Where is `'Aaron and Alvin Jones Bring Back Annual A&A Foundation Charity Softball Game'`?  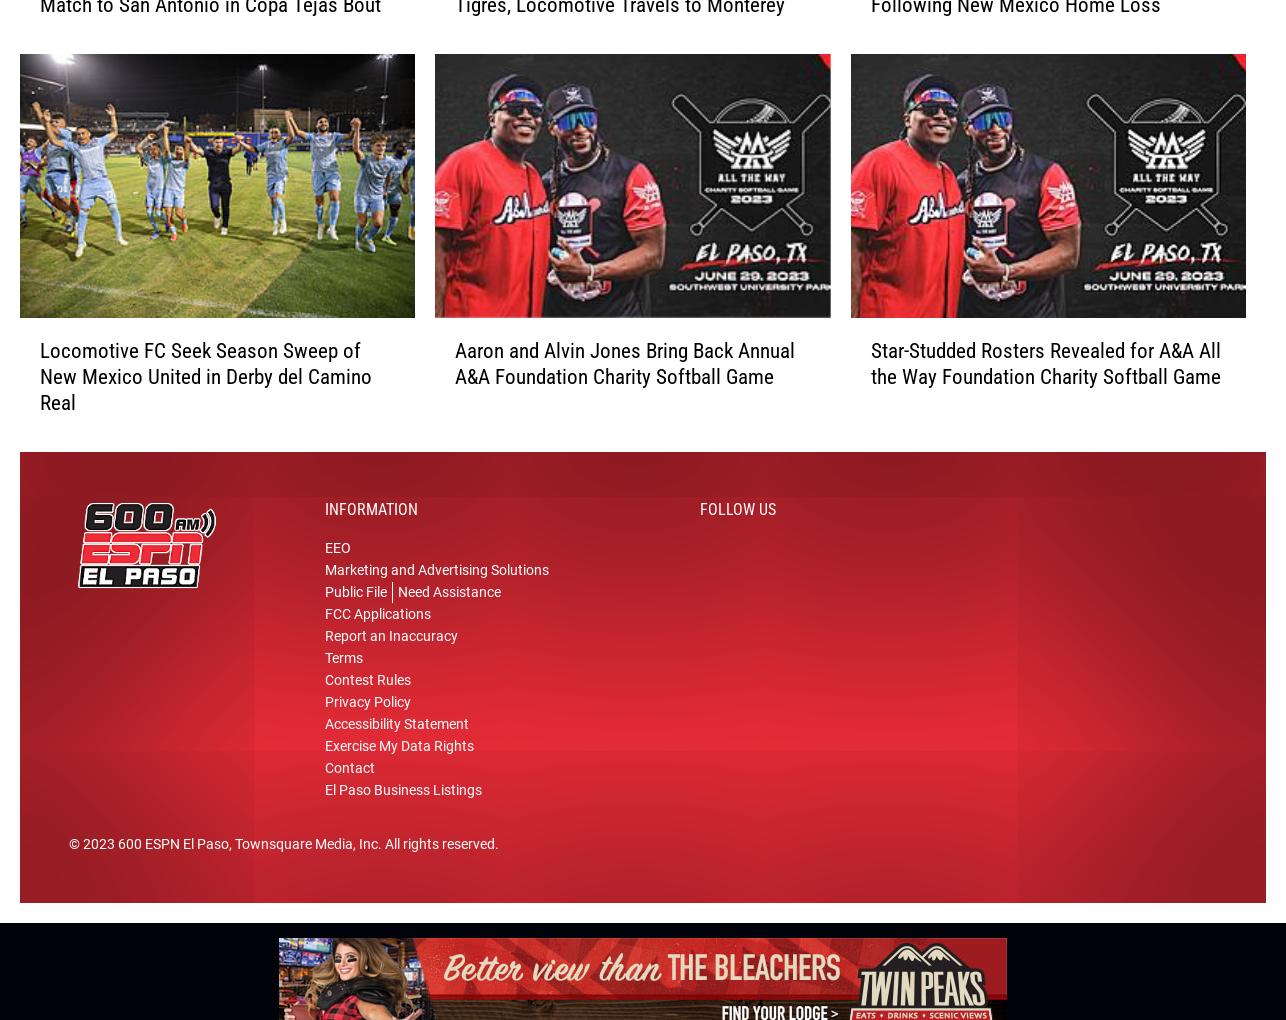
'Aaron and Alvin Jones Bring Back Annual A&A Foundation Charity Softball Game' is located at coordinates (623, 370).